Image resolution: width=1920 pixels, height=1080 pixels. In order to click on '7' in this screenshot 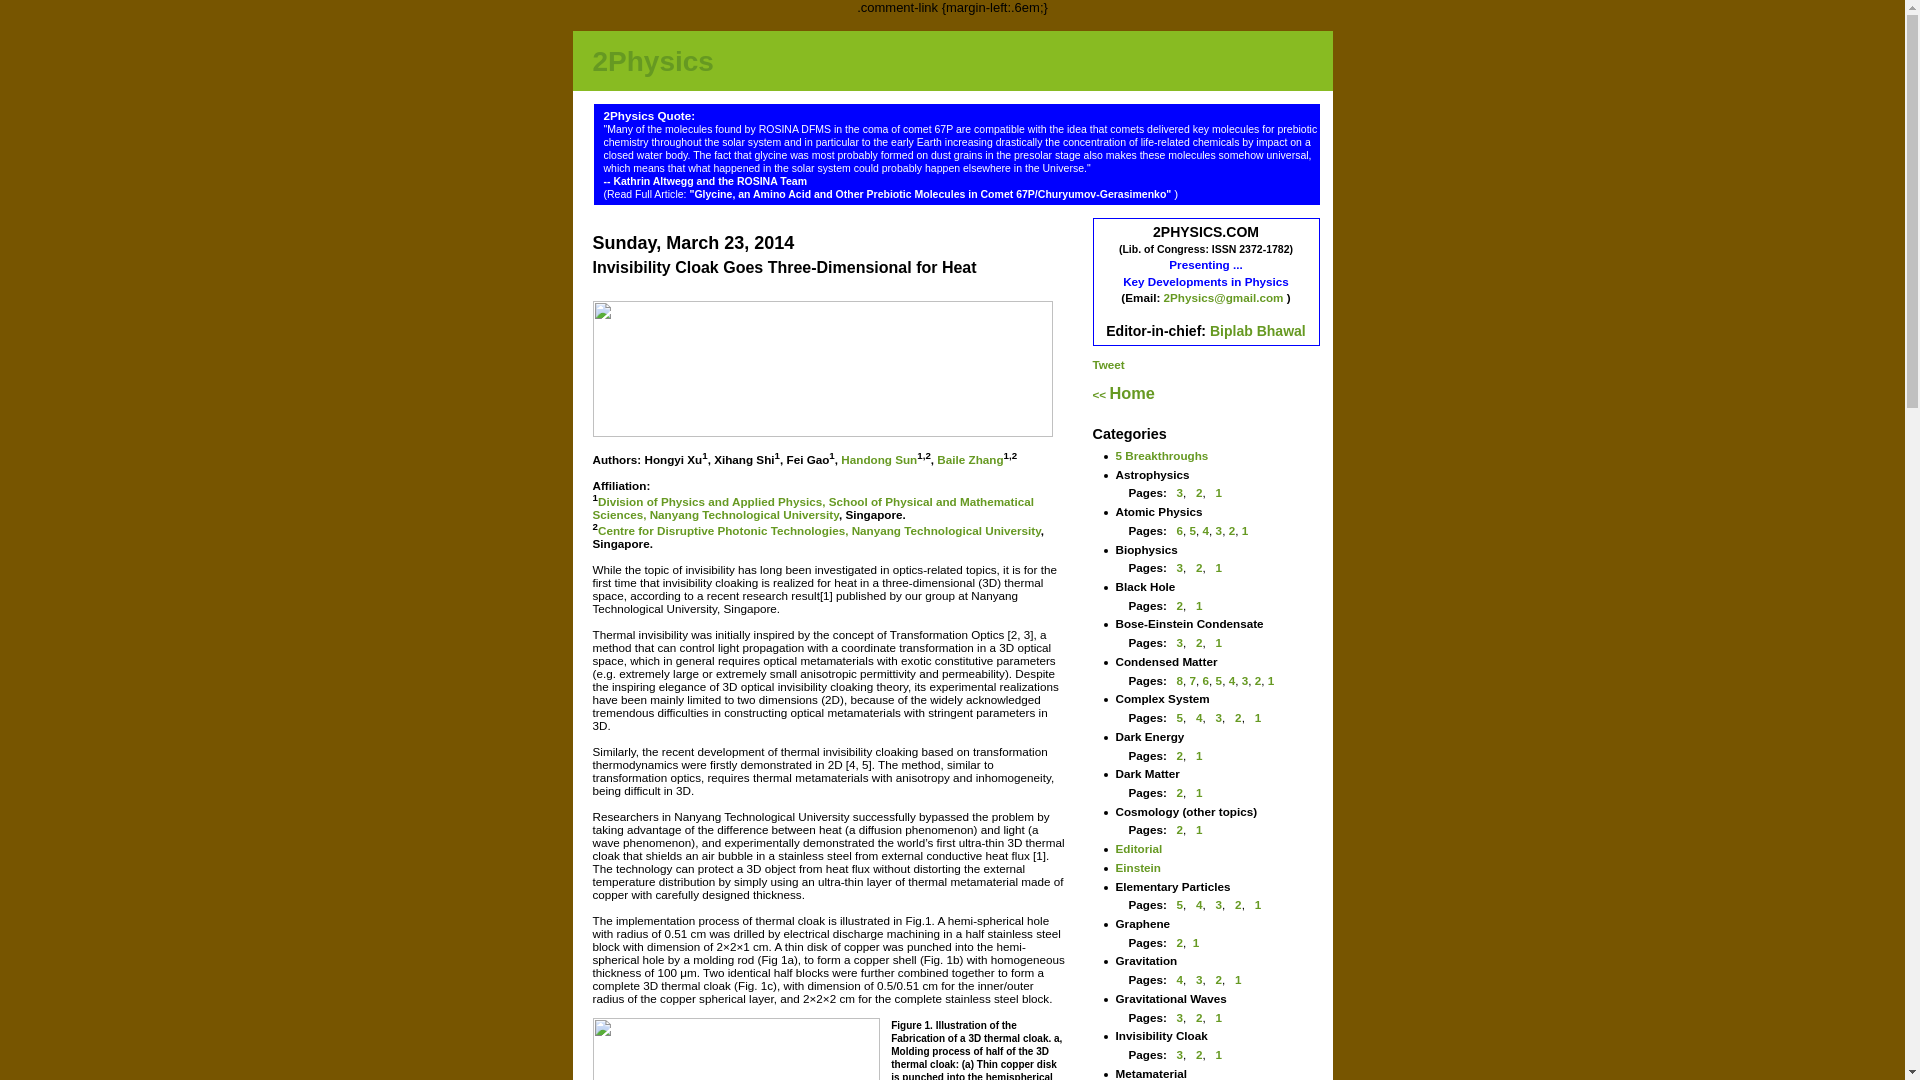, I will do `click(1193, 679)`.